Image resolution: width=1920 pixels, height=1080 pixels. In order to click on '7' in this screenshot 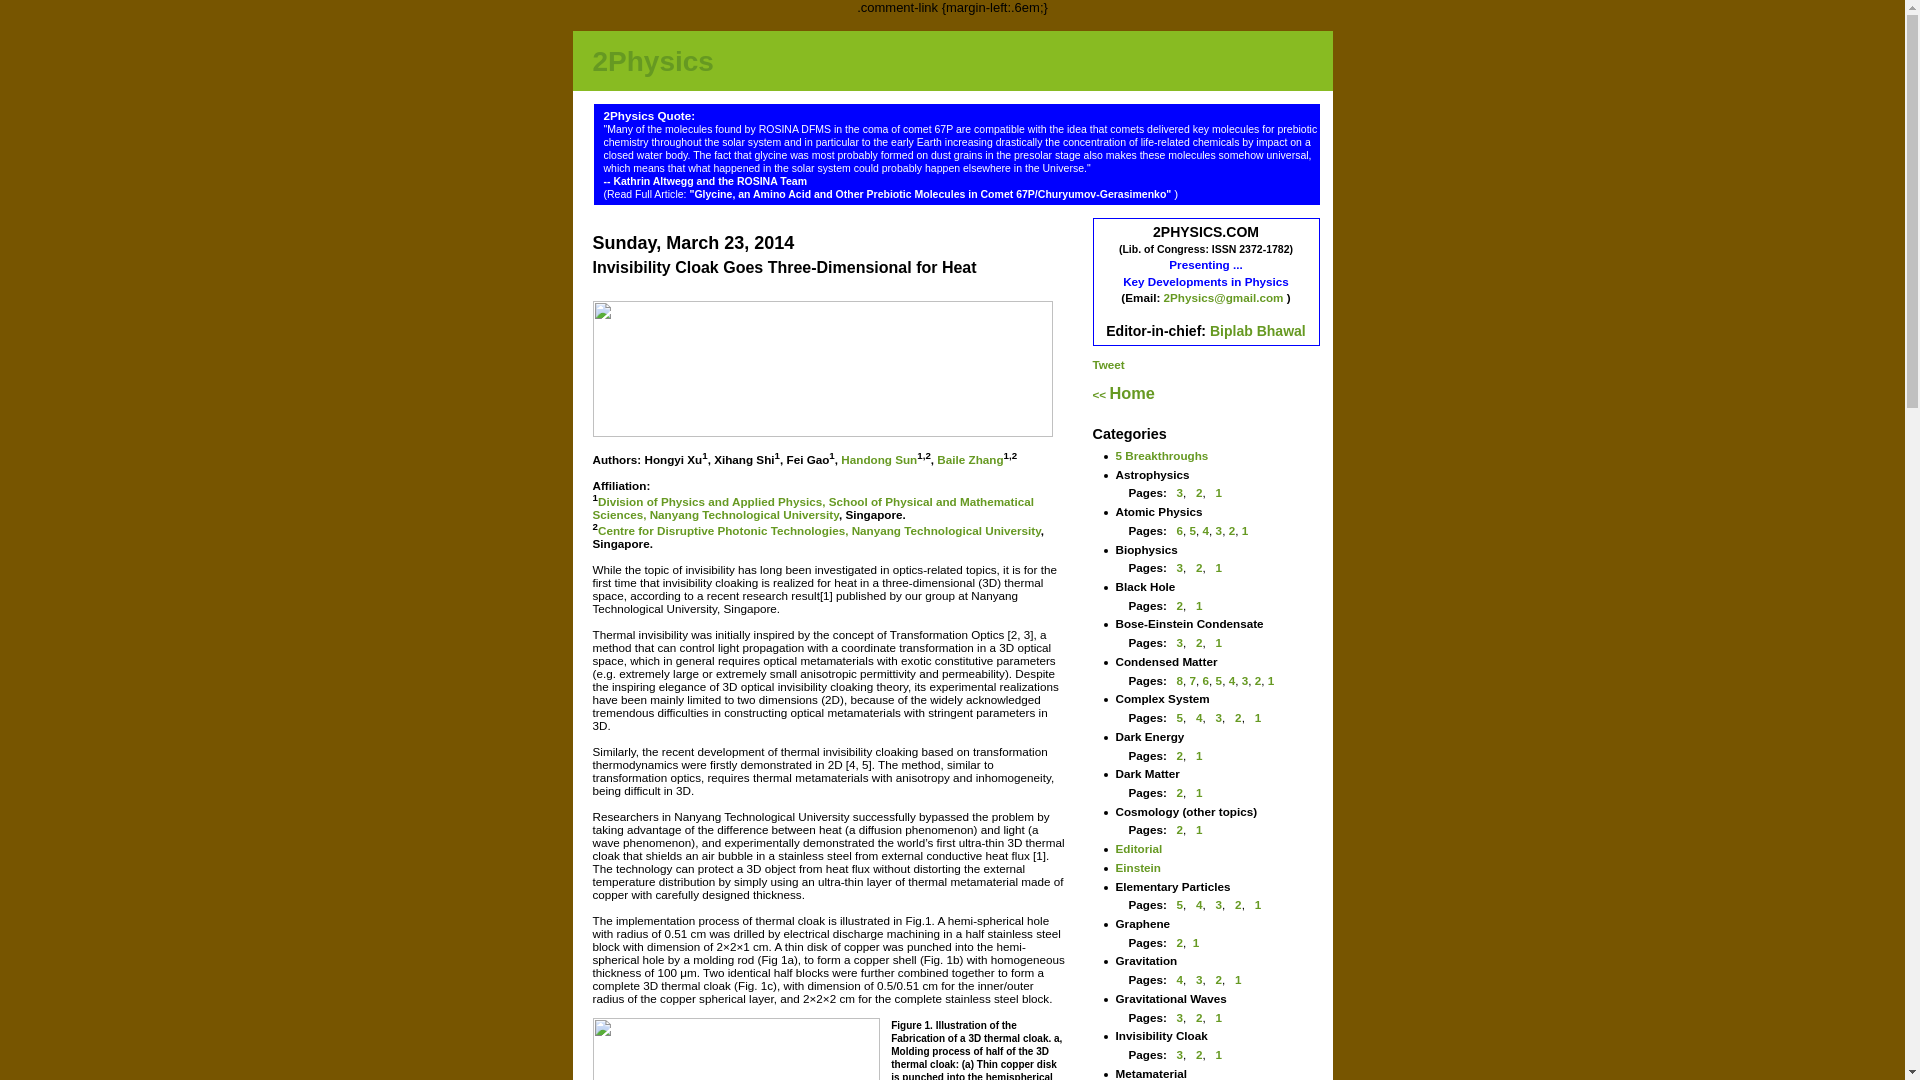, I will do `click(1193, 679)`.